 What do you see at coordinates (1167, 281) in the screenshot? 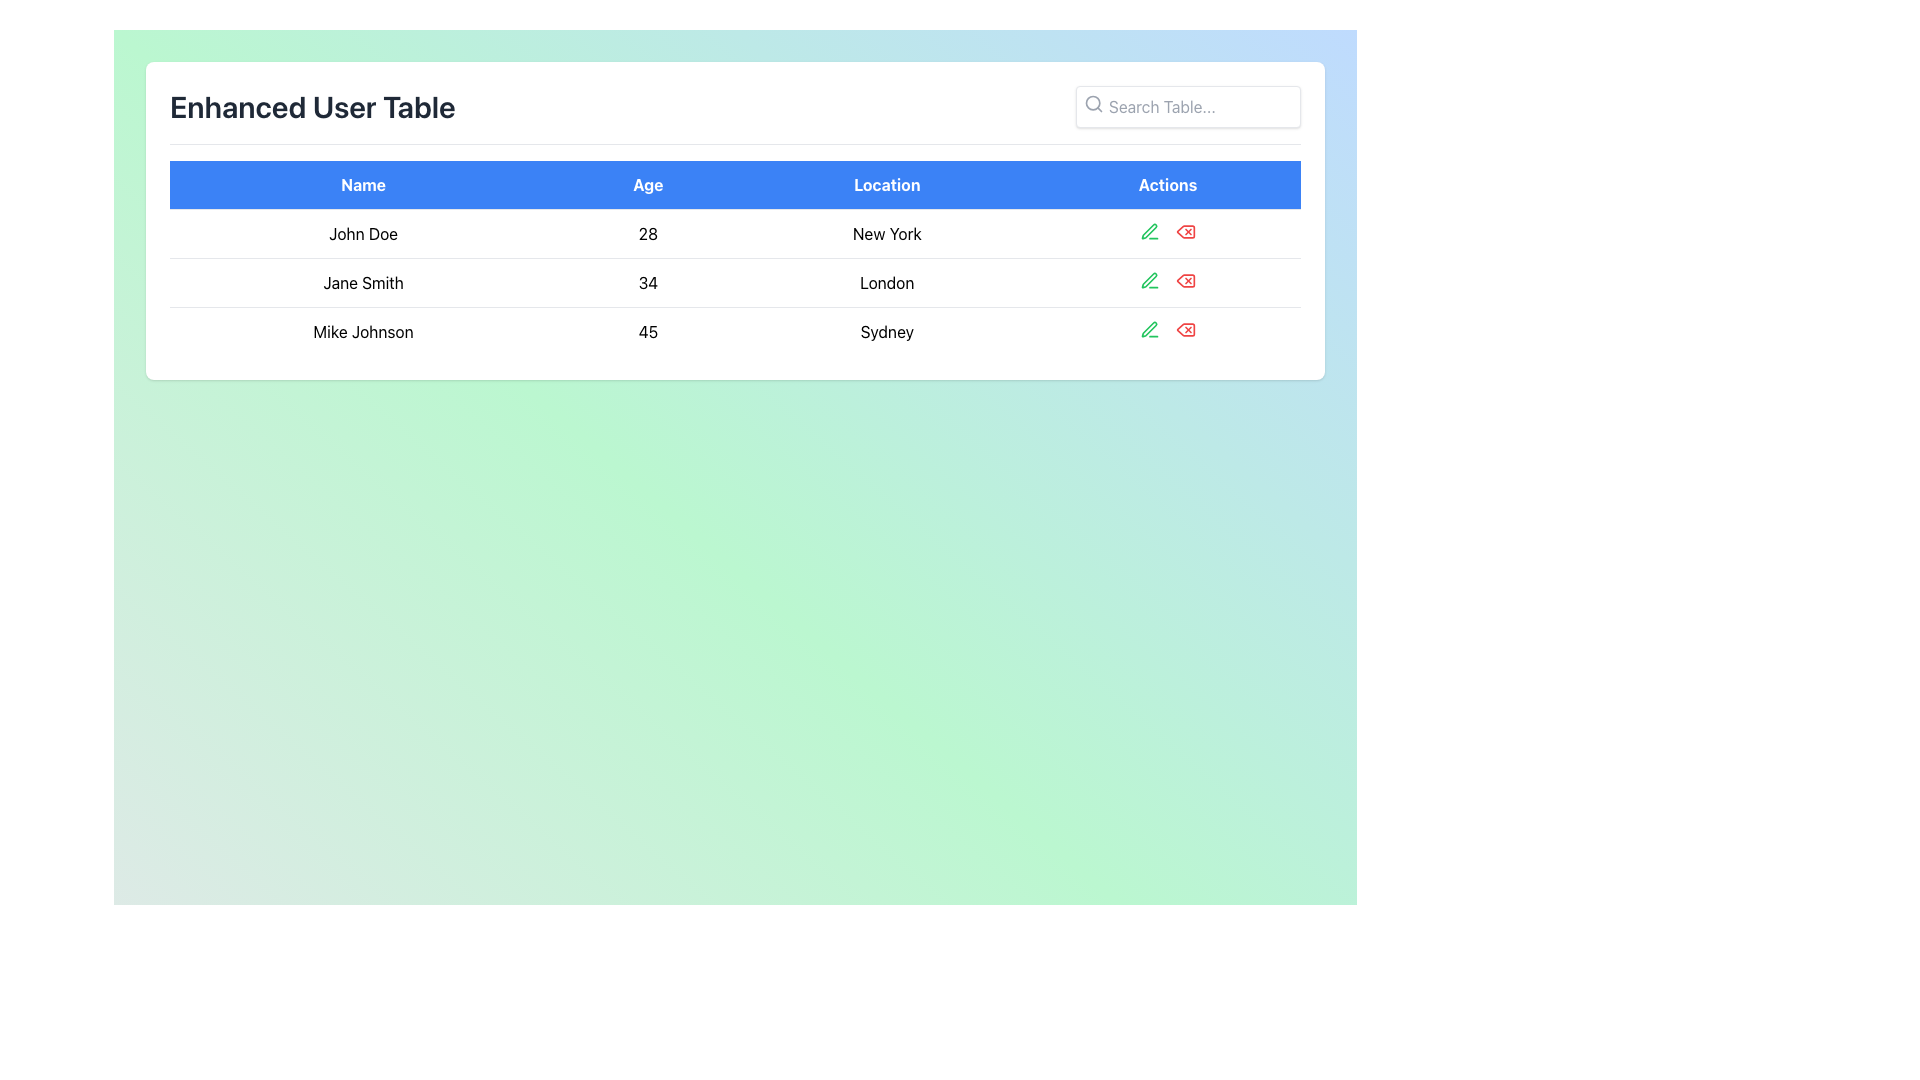
I see `the red delete button in the button group located in the 'Actions' column for the 'Jane Smith' entry` at bounding box center [1167, 281].